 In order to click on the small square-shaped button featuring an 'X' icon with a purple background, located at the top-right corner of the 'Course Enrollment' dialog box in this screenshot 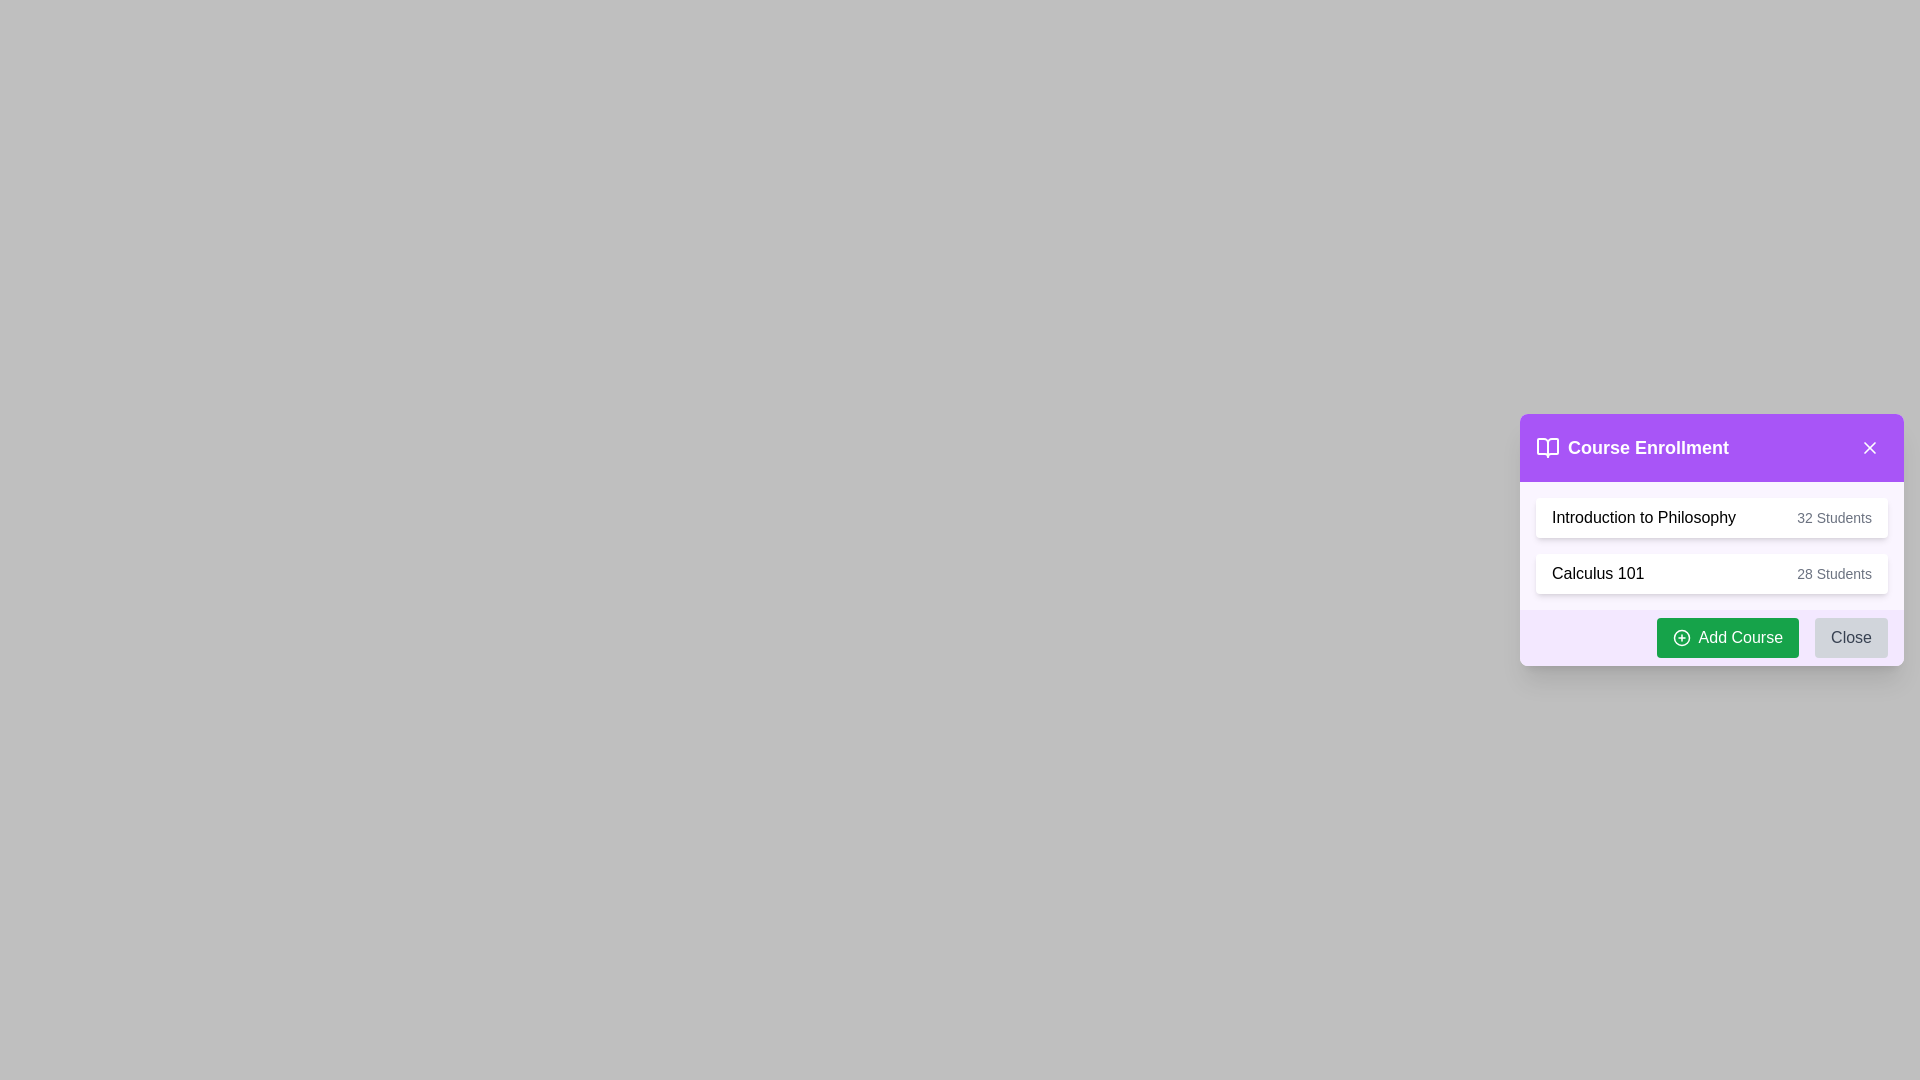, I will do `click(1869, 446)`.